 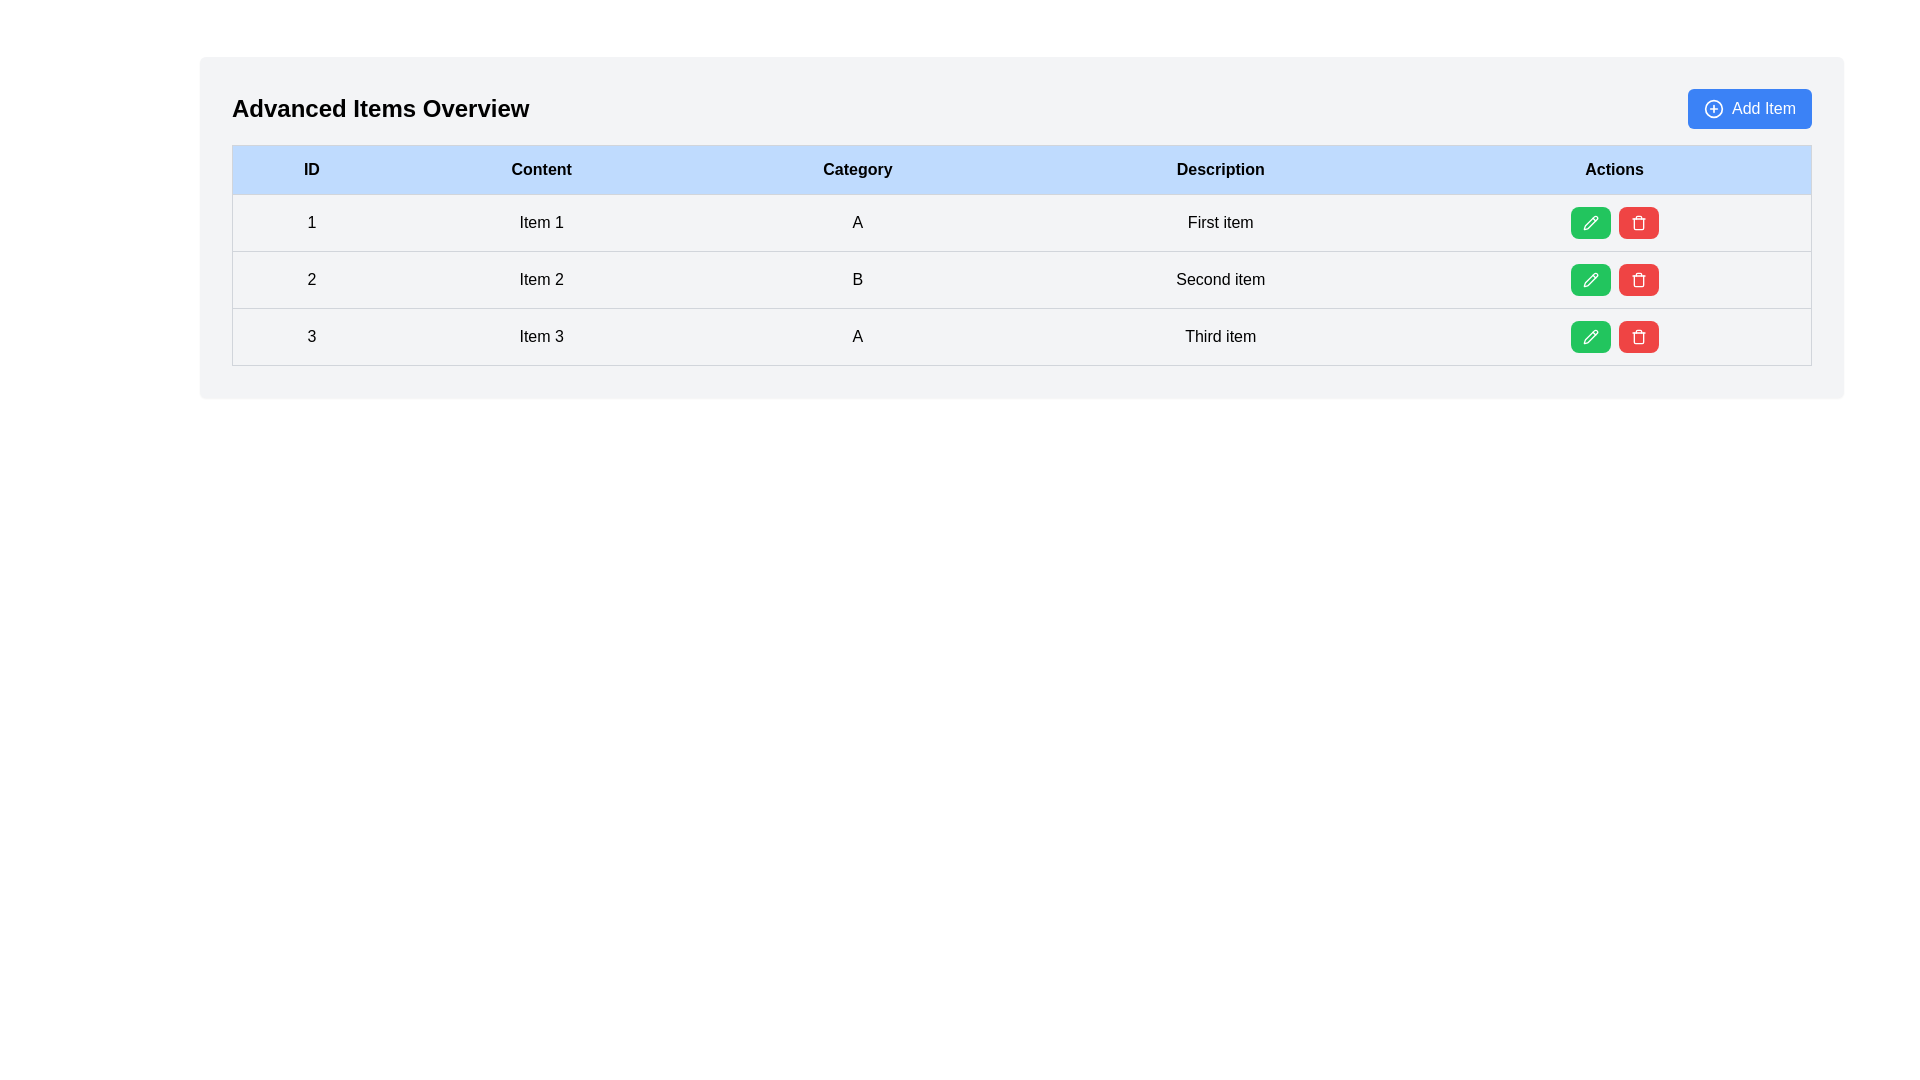 What do you see at coordinates (1589, 223) in the screenshot?
I see `the green edit button represented by a pencil icon in the Actions column of the second row (Item 2) of the table` at bounding box center [1589, 223].